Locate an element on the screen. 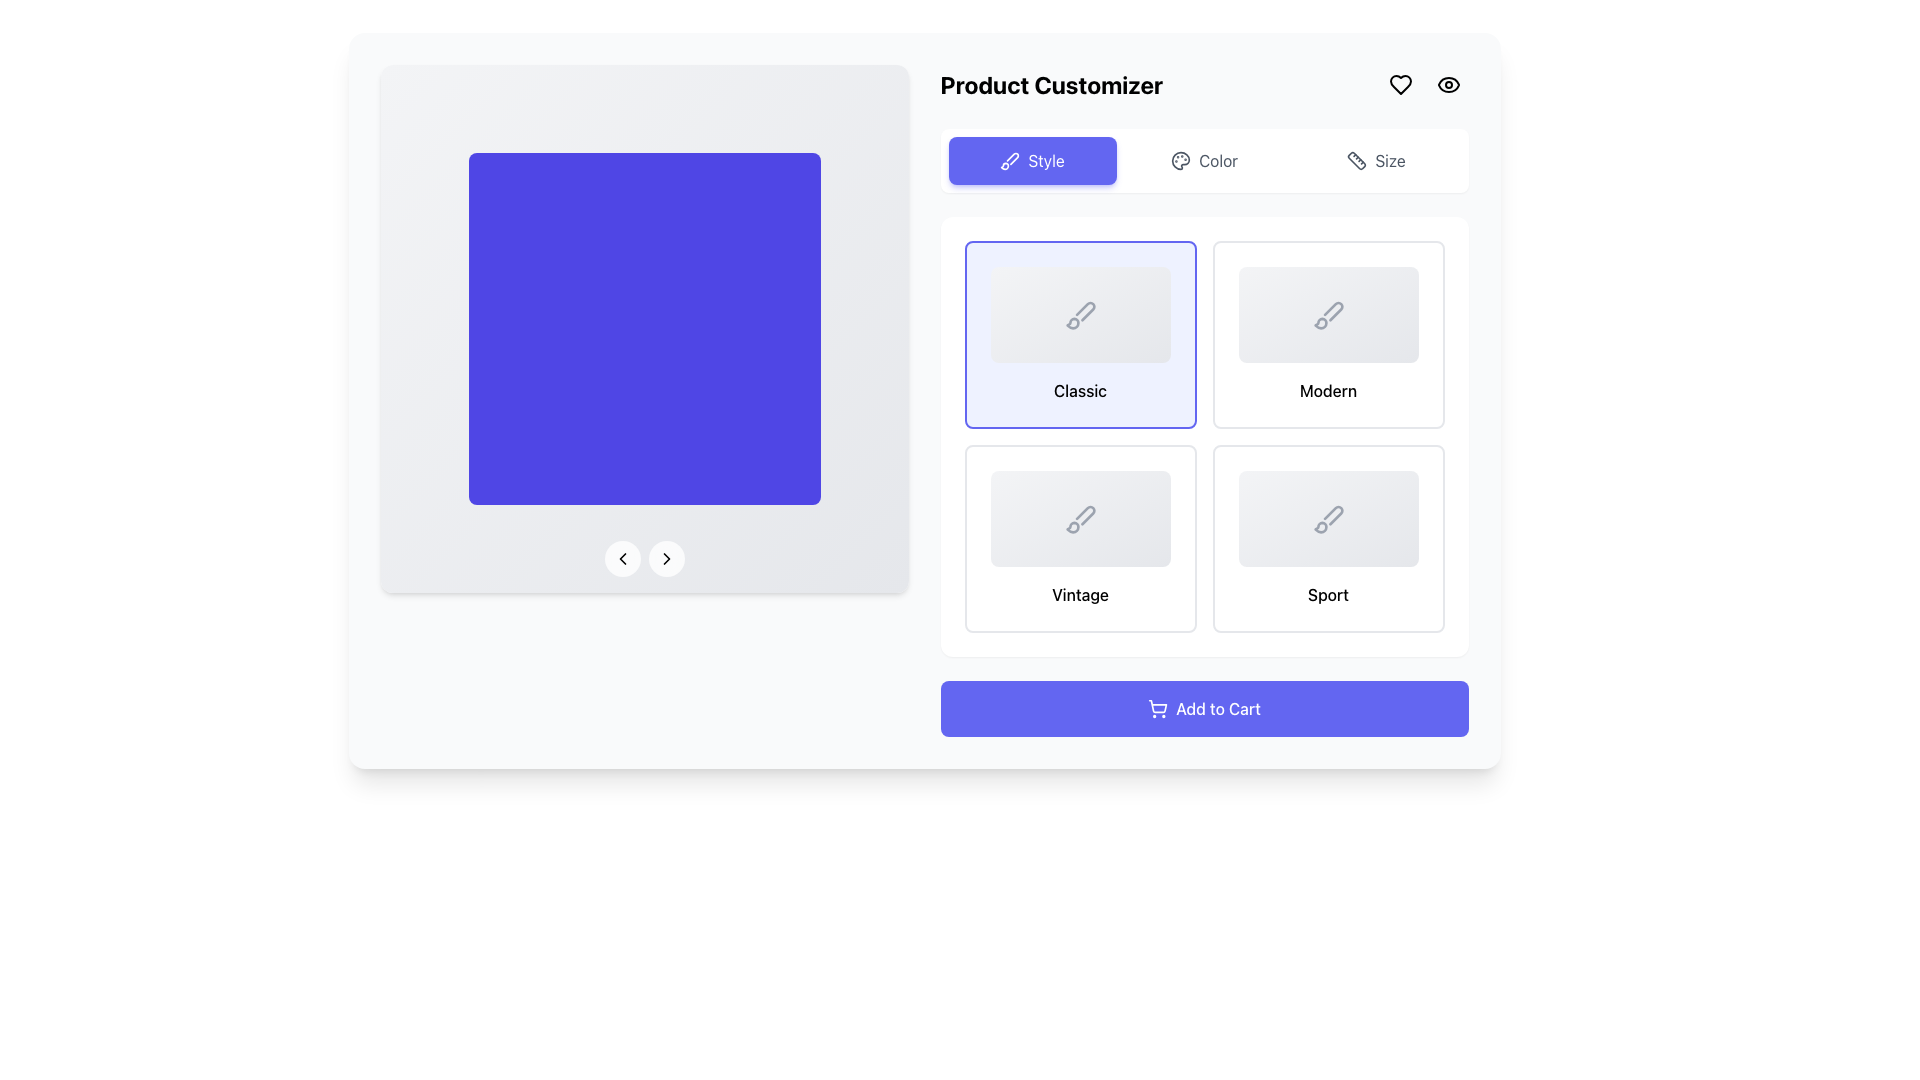 The image size is (1920, 1080). the icon located in the top-right corner of the interface, next to the heart-shaped icon, to trigger the 'view' or 'preview' action is located at coordinates (1448, 83).